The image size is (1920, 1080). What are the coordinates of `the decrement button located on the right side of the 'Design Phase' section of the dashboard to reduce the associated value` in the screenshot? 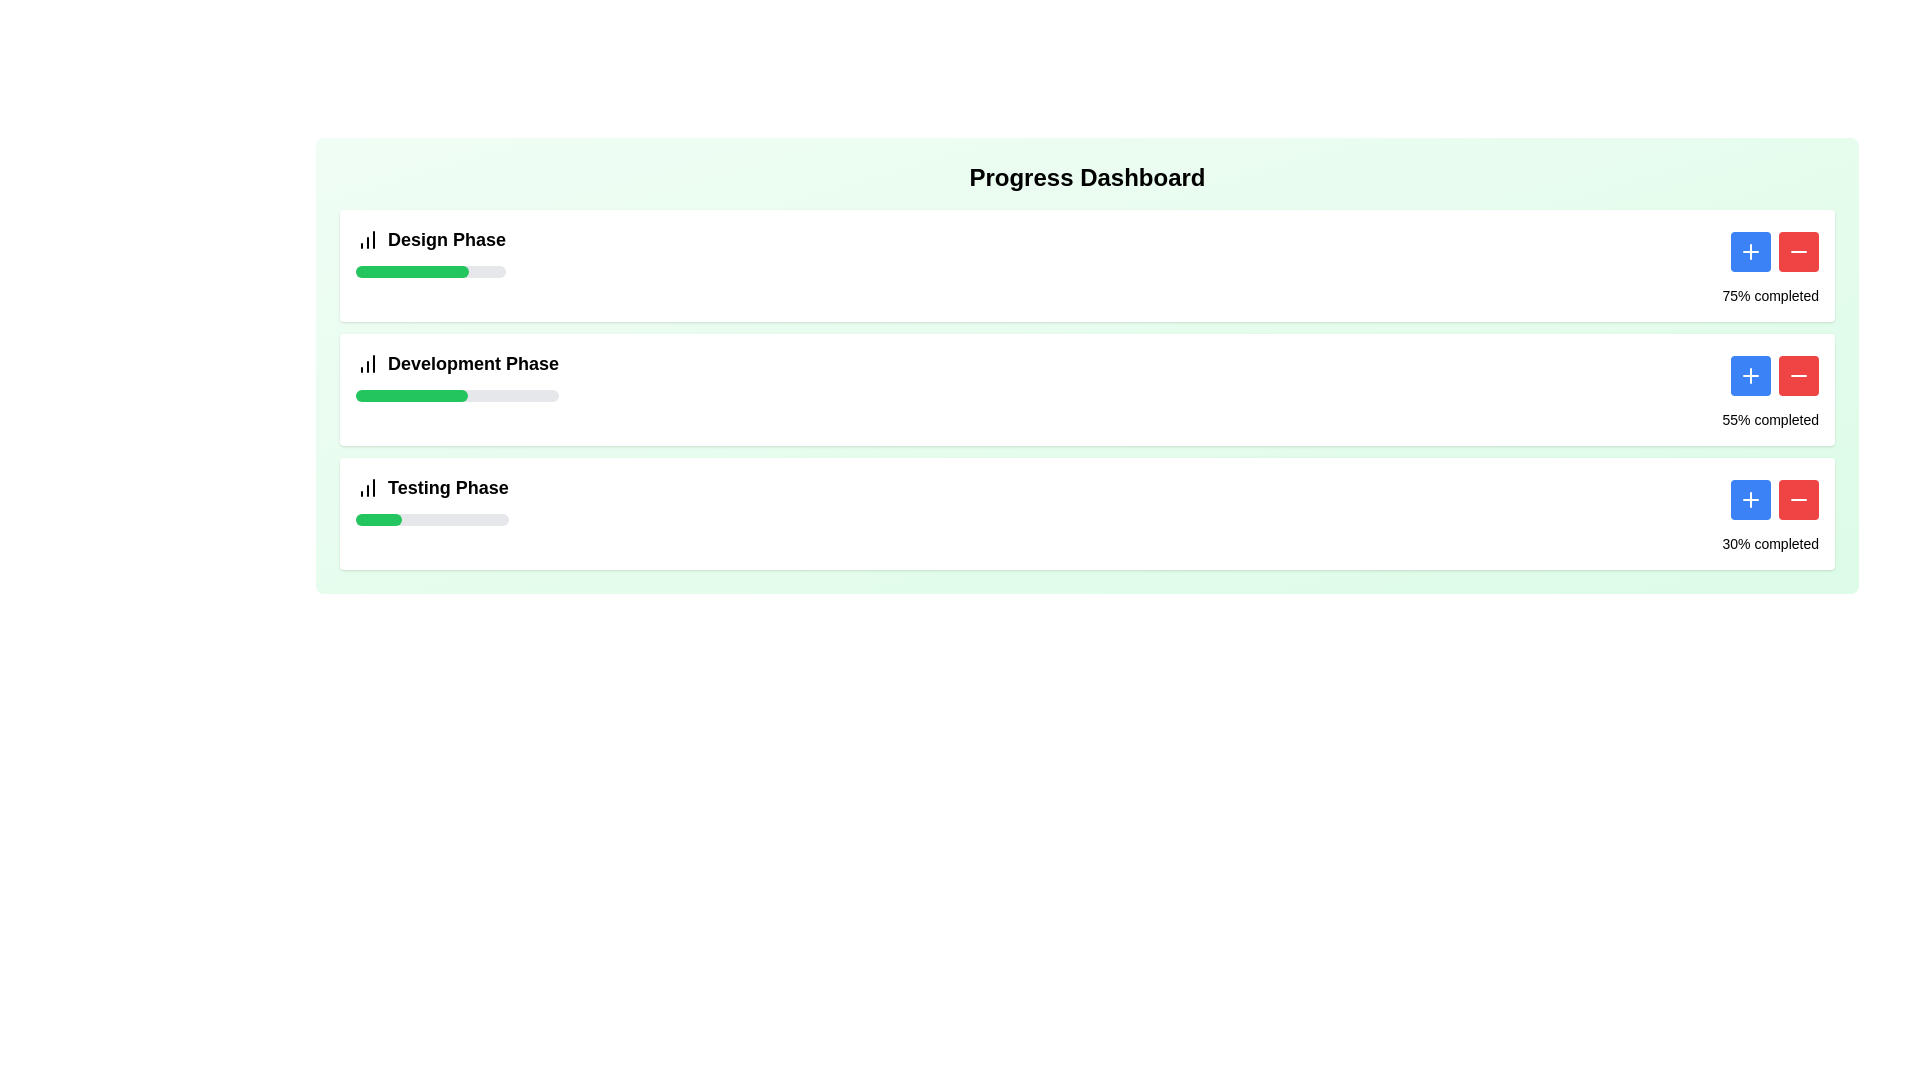 It's located at (1799, 250).